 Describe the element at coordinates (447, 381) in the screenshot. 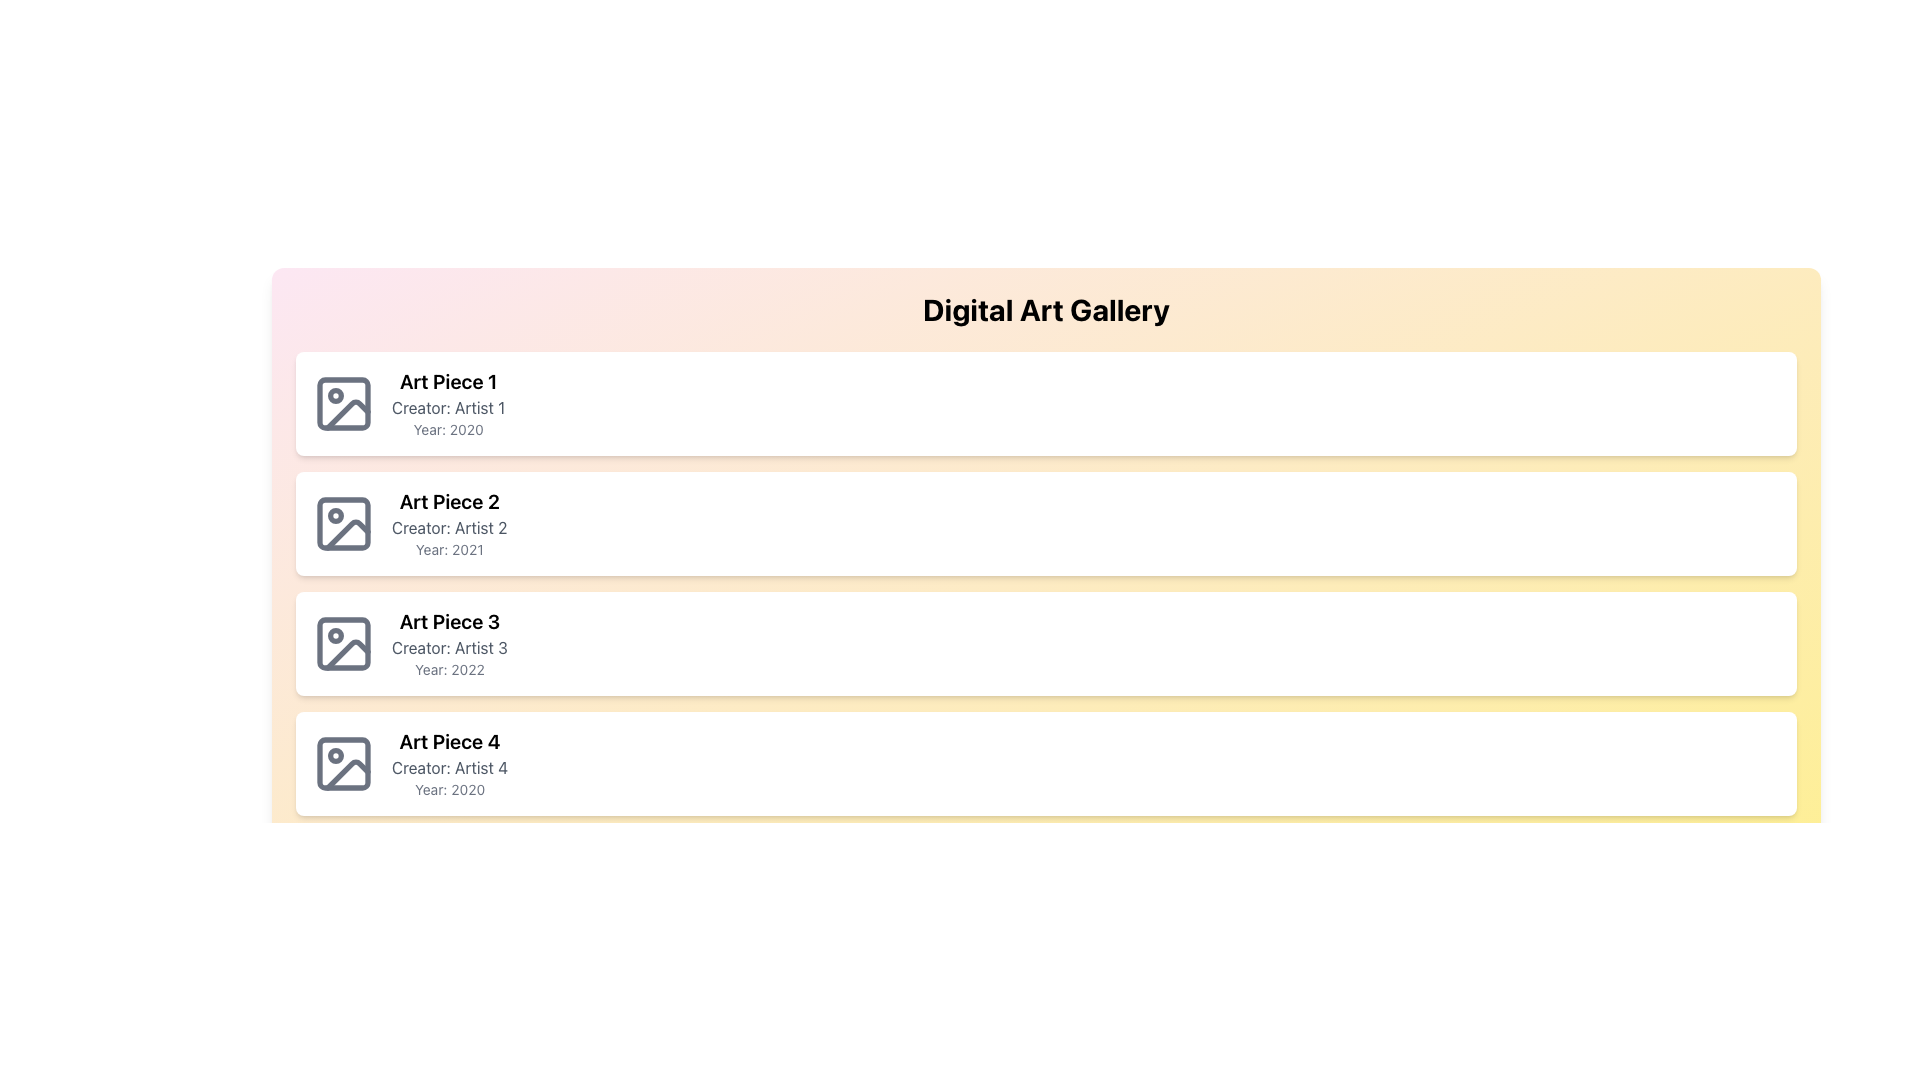

I see `text label identifying the first art piece, located above the text 'Creator: Artist 1' and 'Year: 2020' in the first card of the vertical list` at that location.